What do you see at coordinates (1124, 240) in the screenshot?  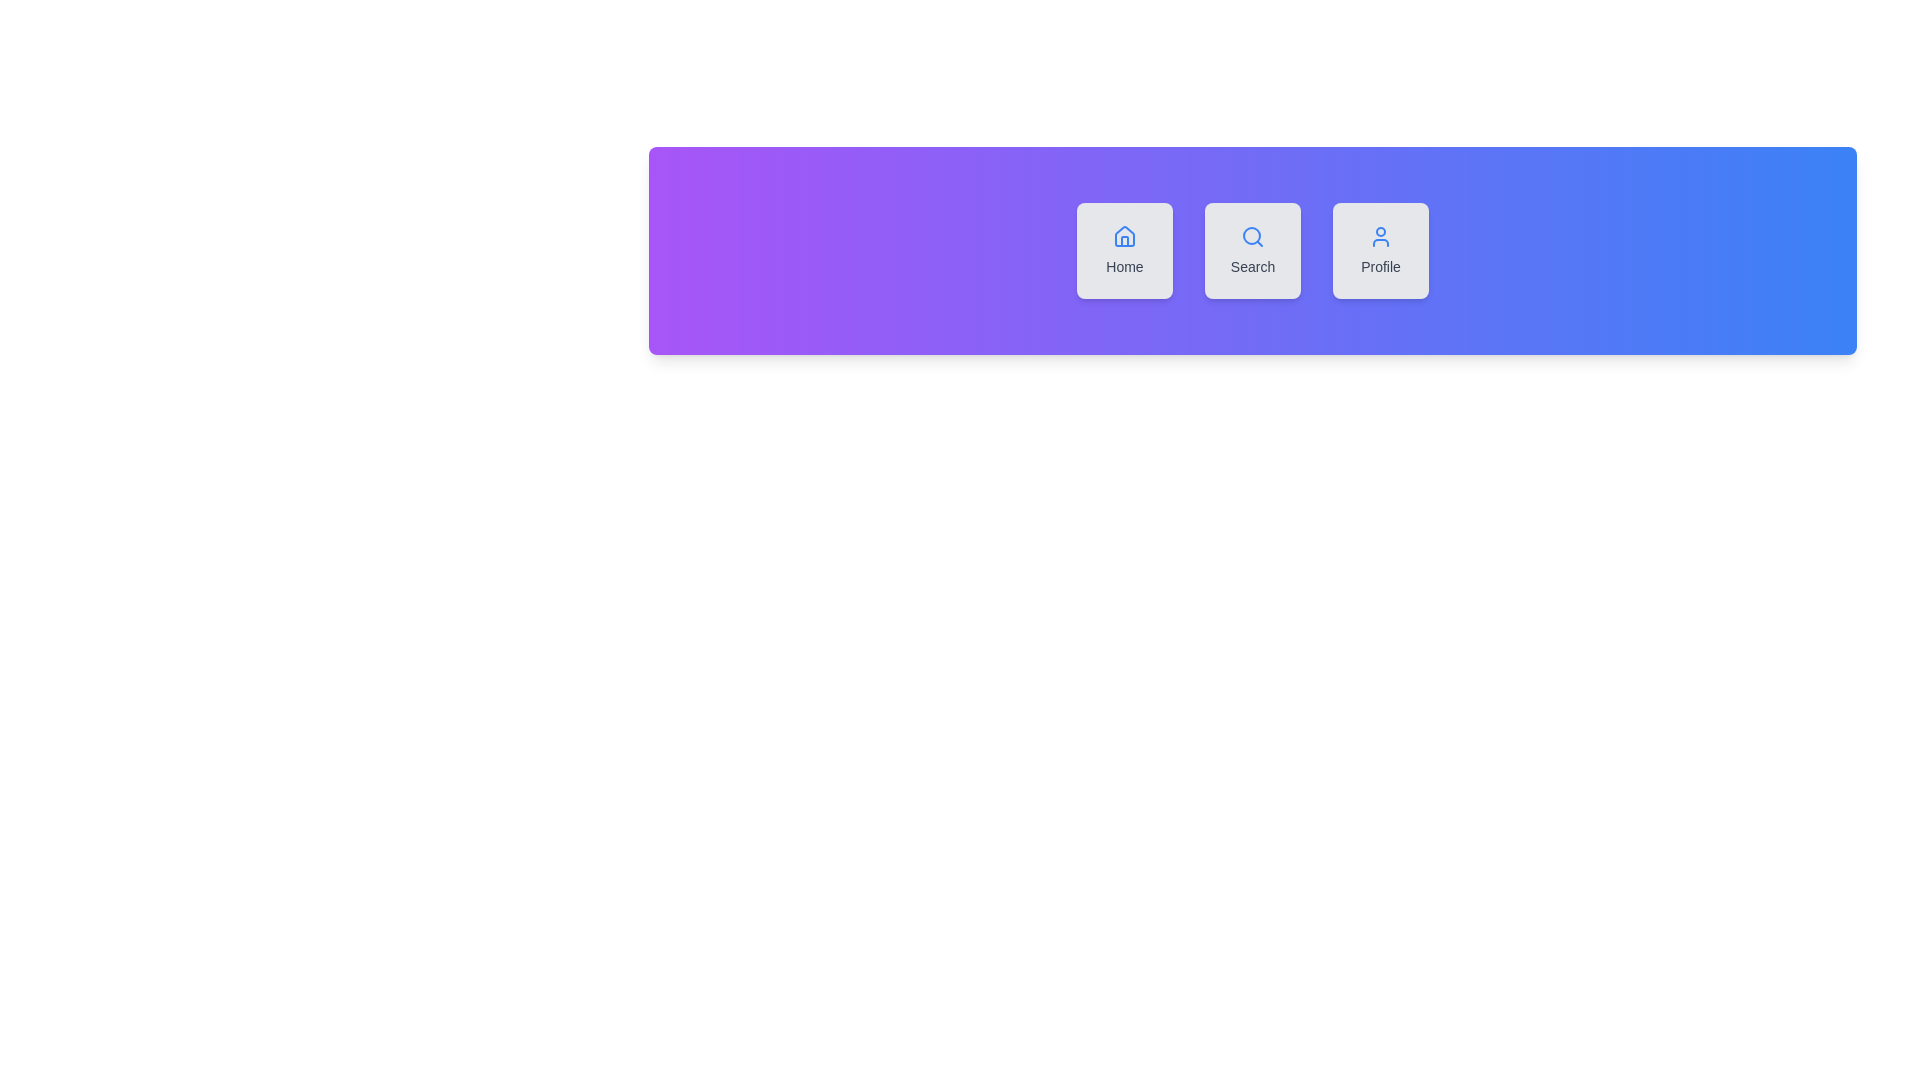 I see `the decorative door icon within the 'Home' icon in the navigation bar when tabbing through` at bounding box center [1124, 240].